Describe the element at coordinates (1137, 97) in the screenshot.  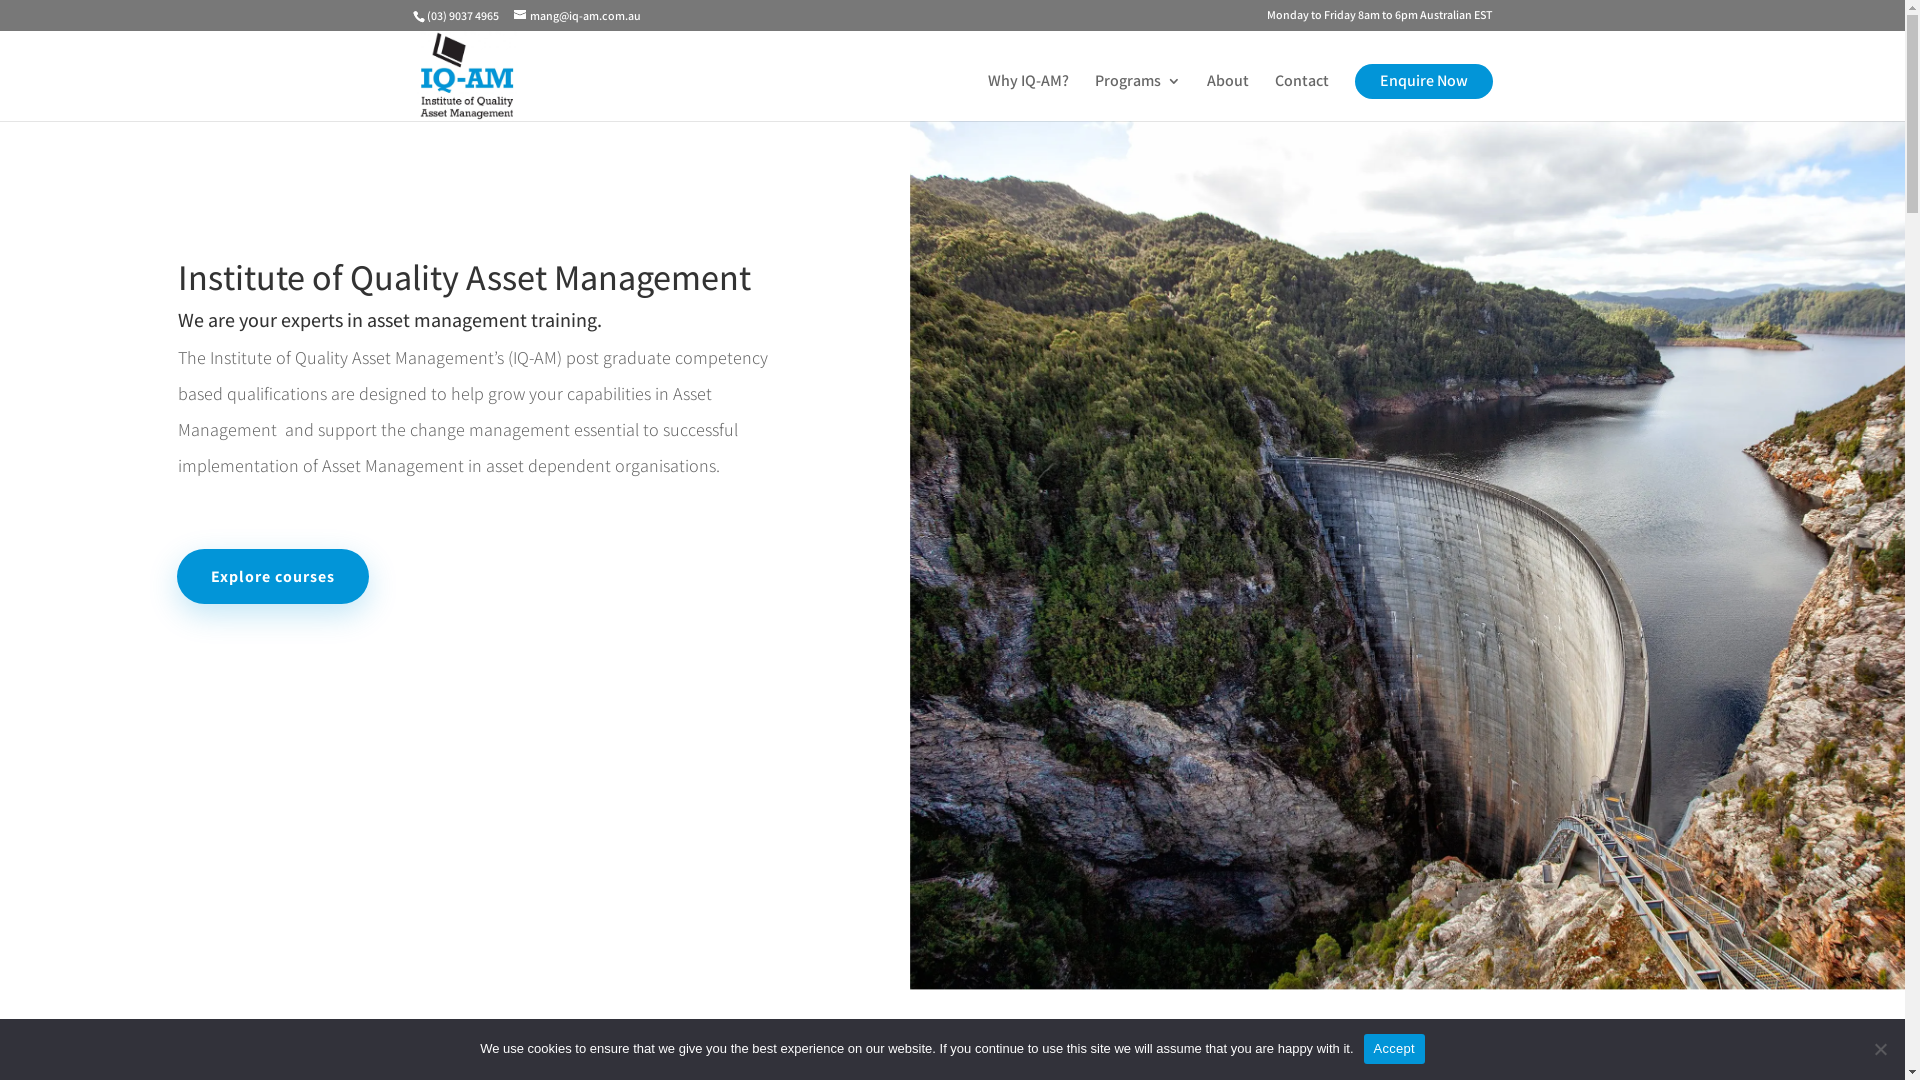
I see `'Programs'` at that location.